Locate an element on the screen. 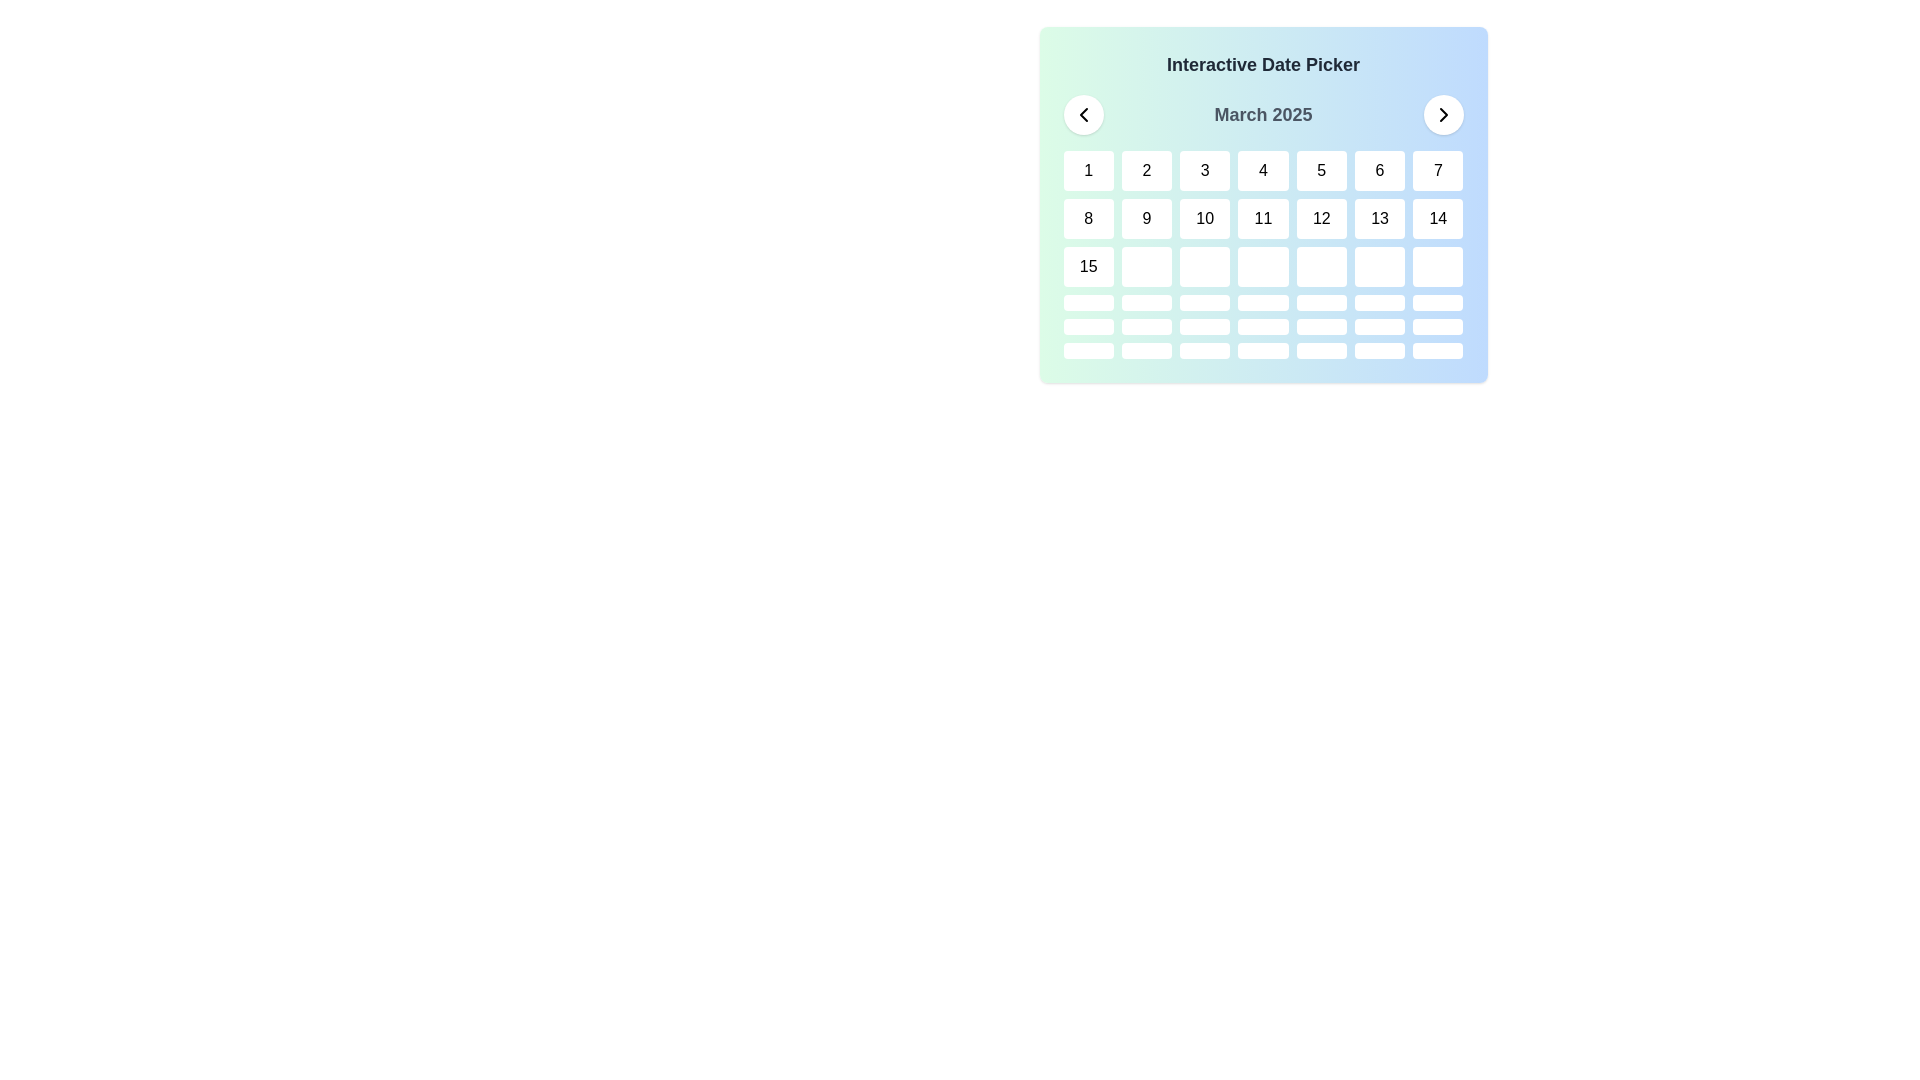 This screenshot has height=1080, width=1920. the leftward-pointing chevron icon within the date picker interface is located at coordinates (1082, 115).